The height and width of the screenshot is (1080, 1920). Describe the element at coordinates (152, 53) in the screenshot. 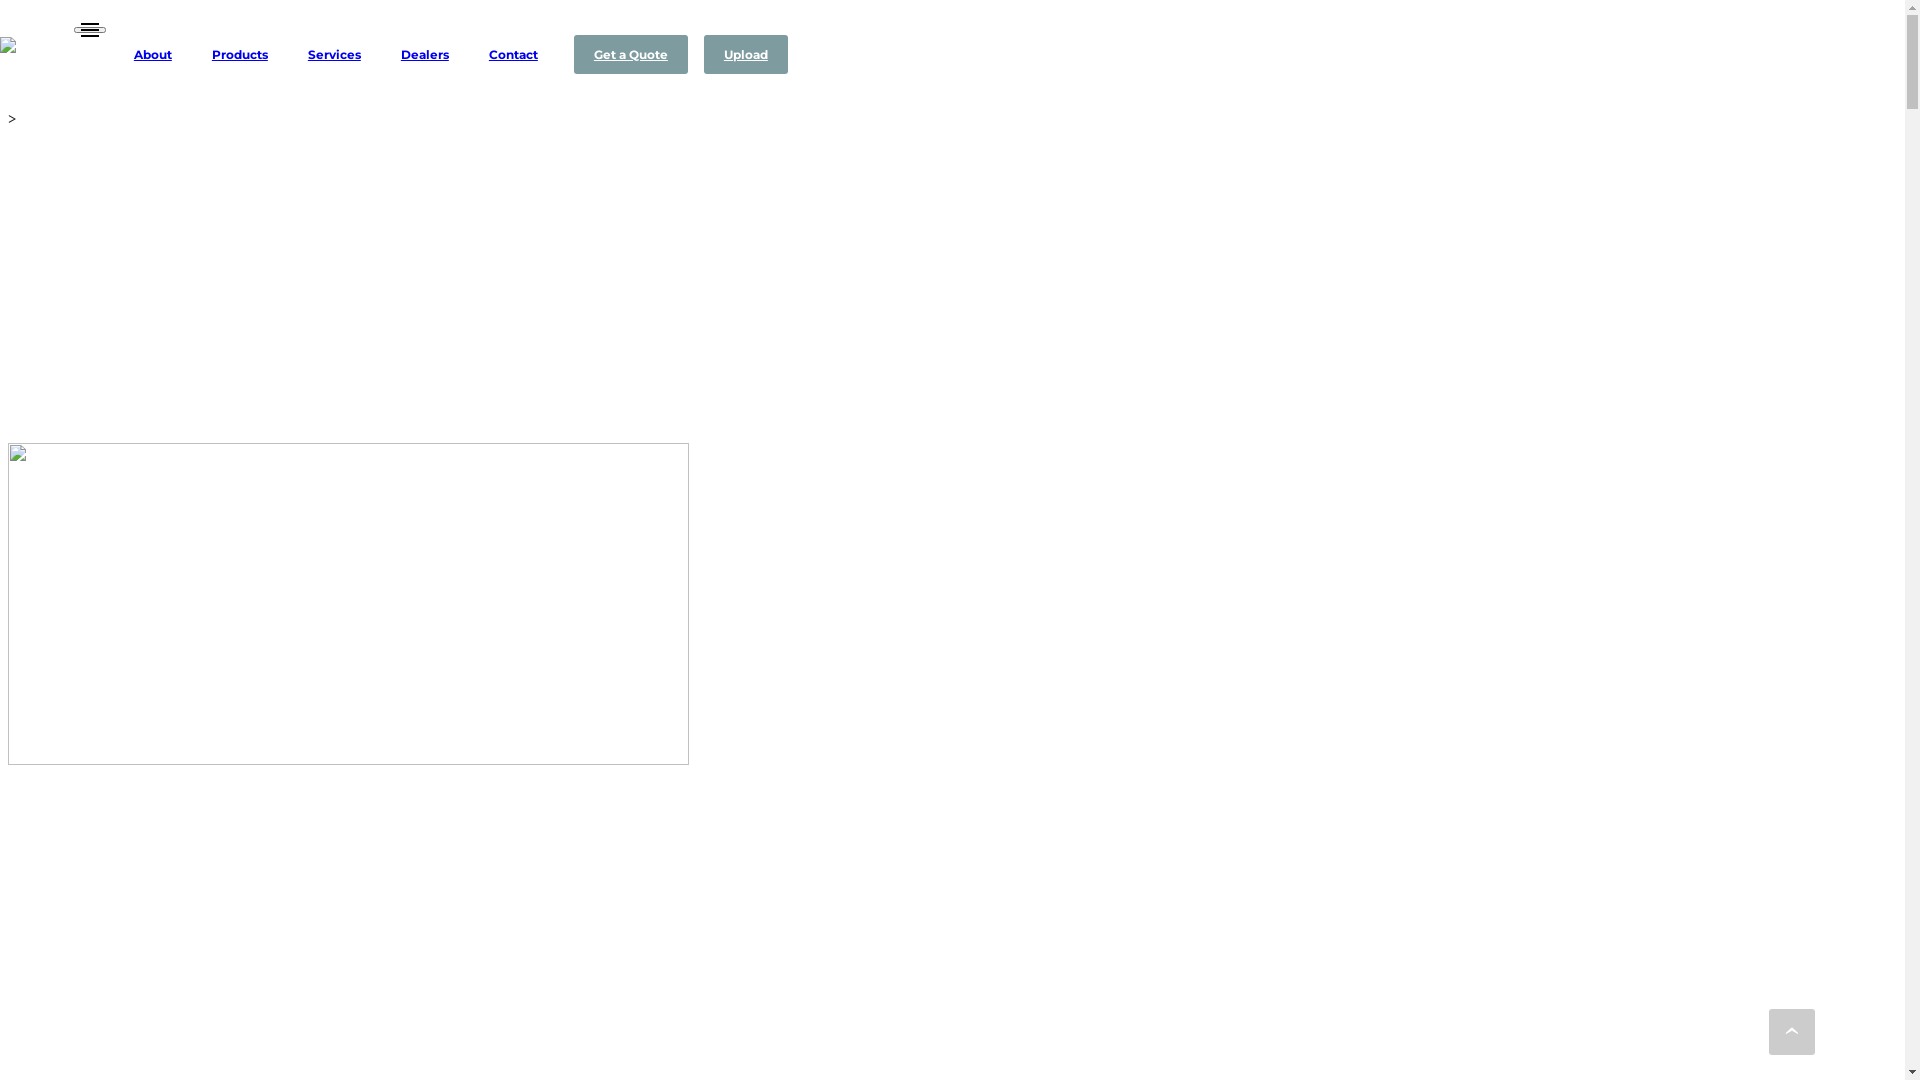

I see `'About'` at that location.